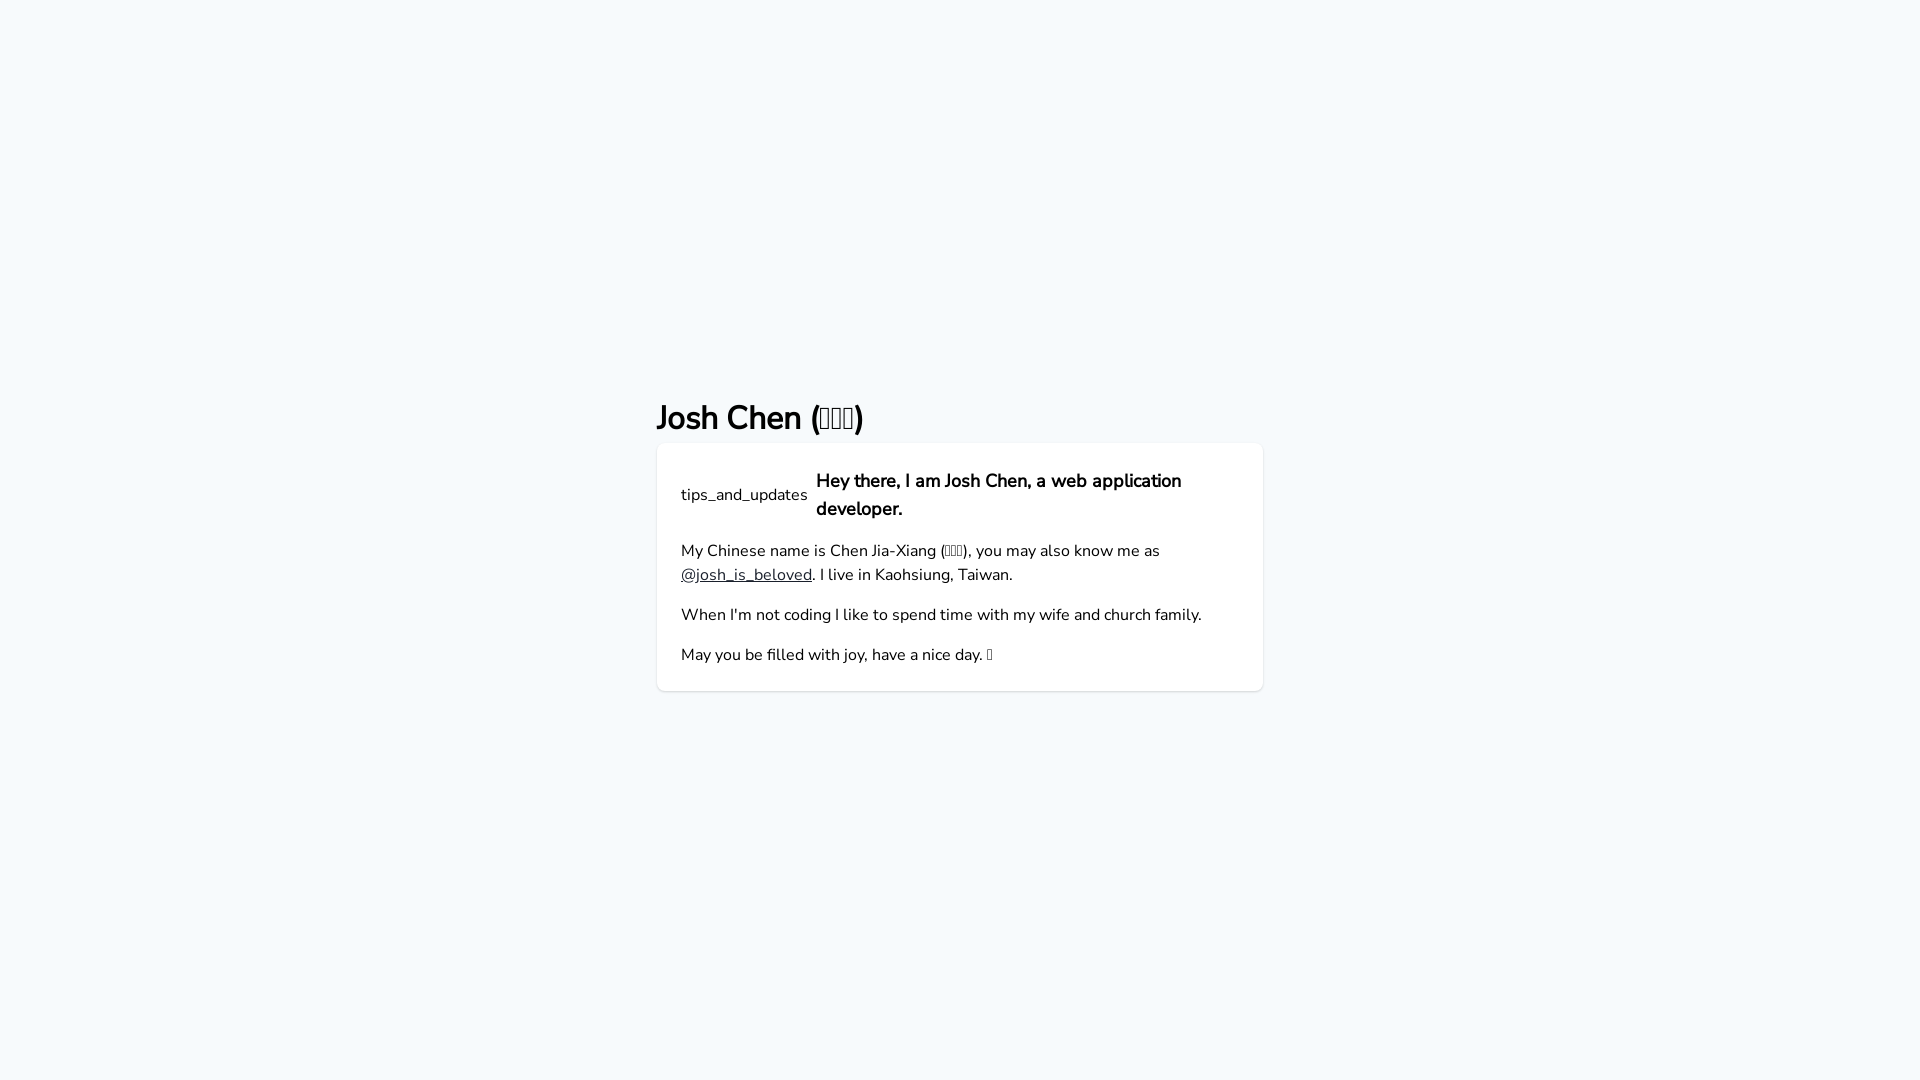 The height and width of the screenshot is (1080, 1920). What do you see at coordinates (745, 574) in the screenshot?
I see `'@josh_is_beloved'` at bounding box center [745, 574].